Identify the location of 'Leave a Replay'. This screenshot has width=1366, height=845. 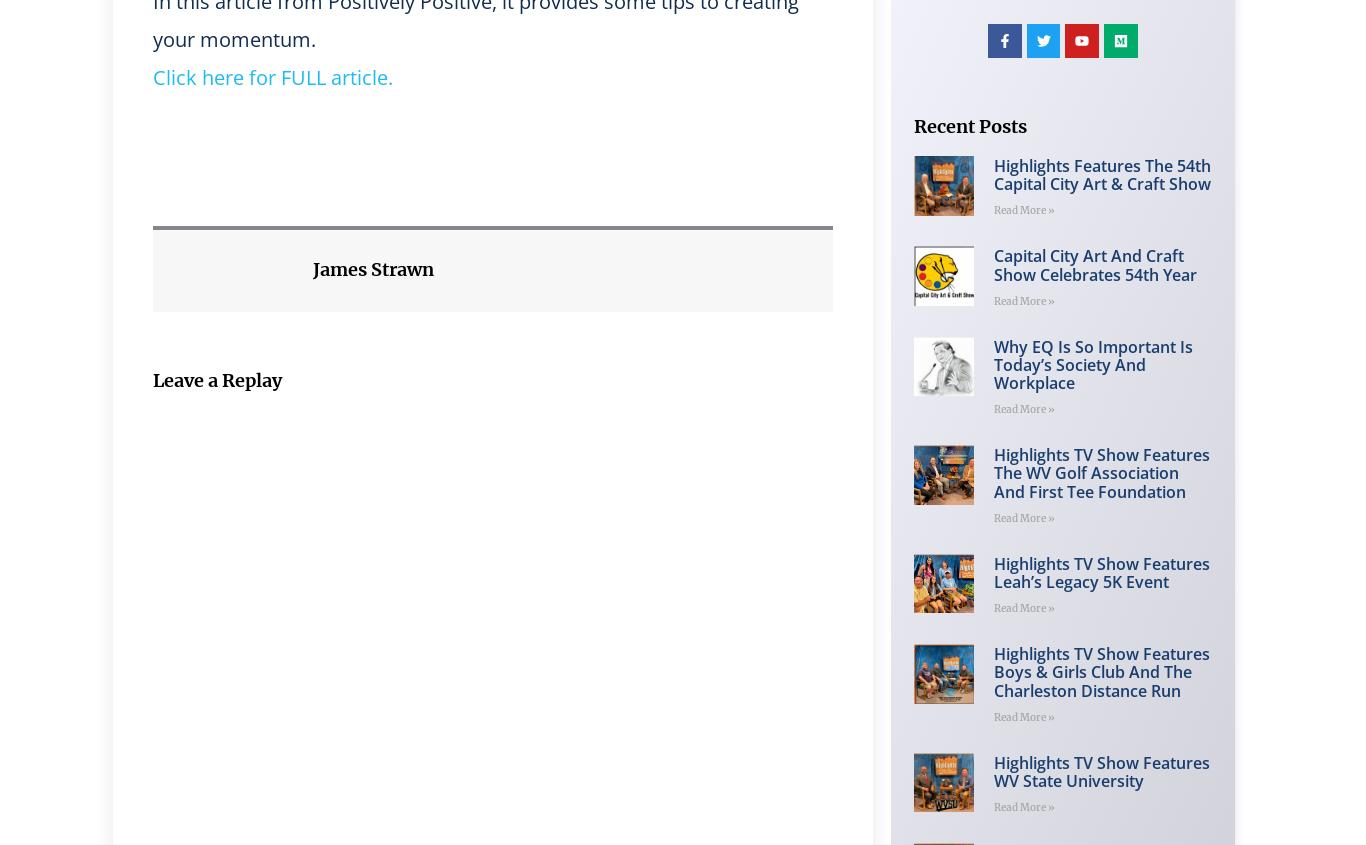
(151, 379).